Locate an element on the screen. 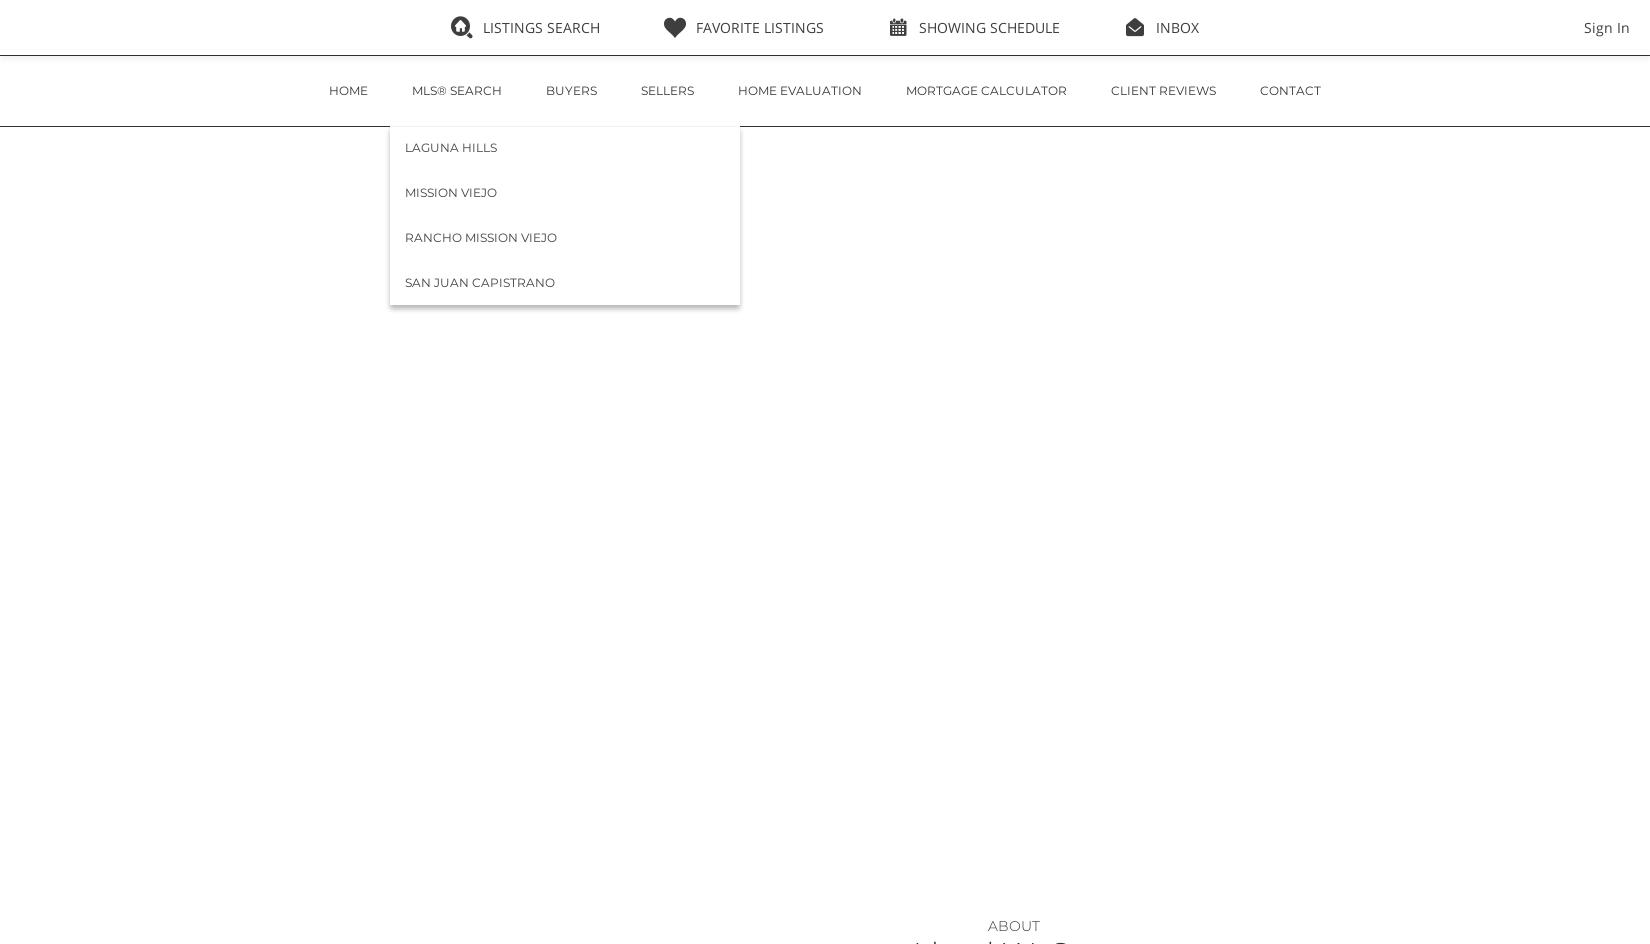 Image resolution: width=1650 pixels, height=944 pixels. 'Contact' is located at coordinates (1258, 89).